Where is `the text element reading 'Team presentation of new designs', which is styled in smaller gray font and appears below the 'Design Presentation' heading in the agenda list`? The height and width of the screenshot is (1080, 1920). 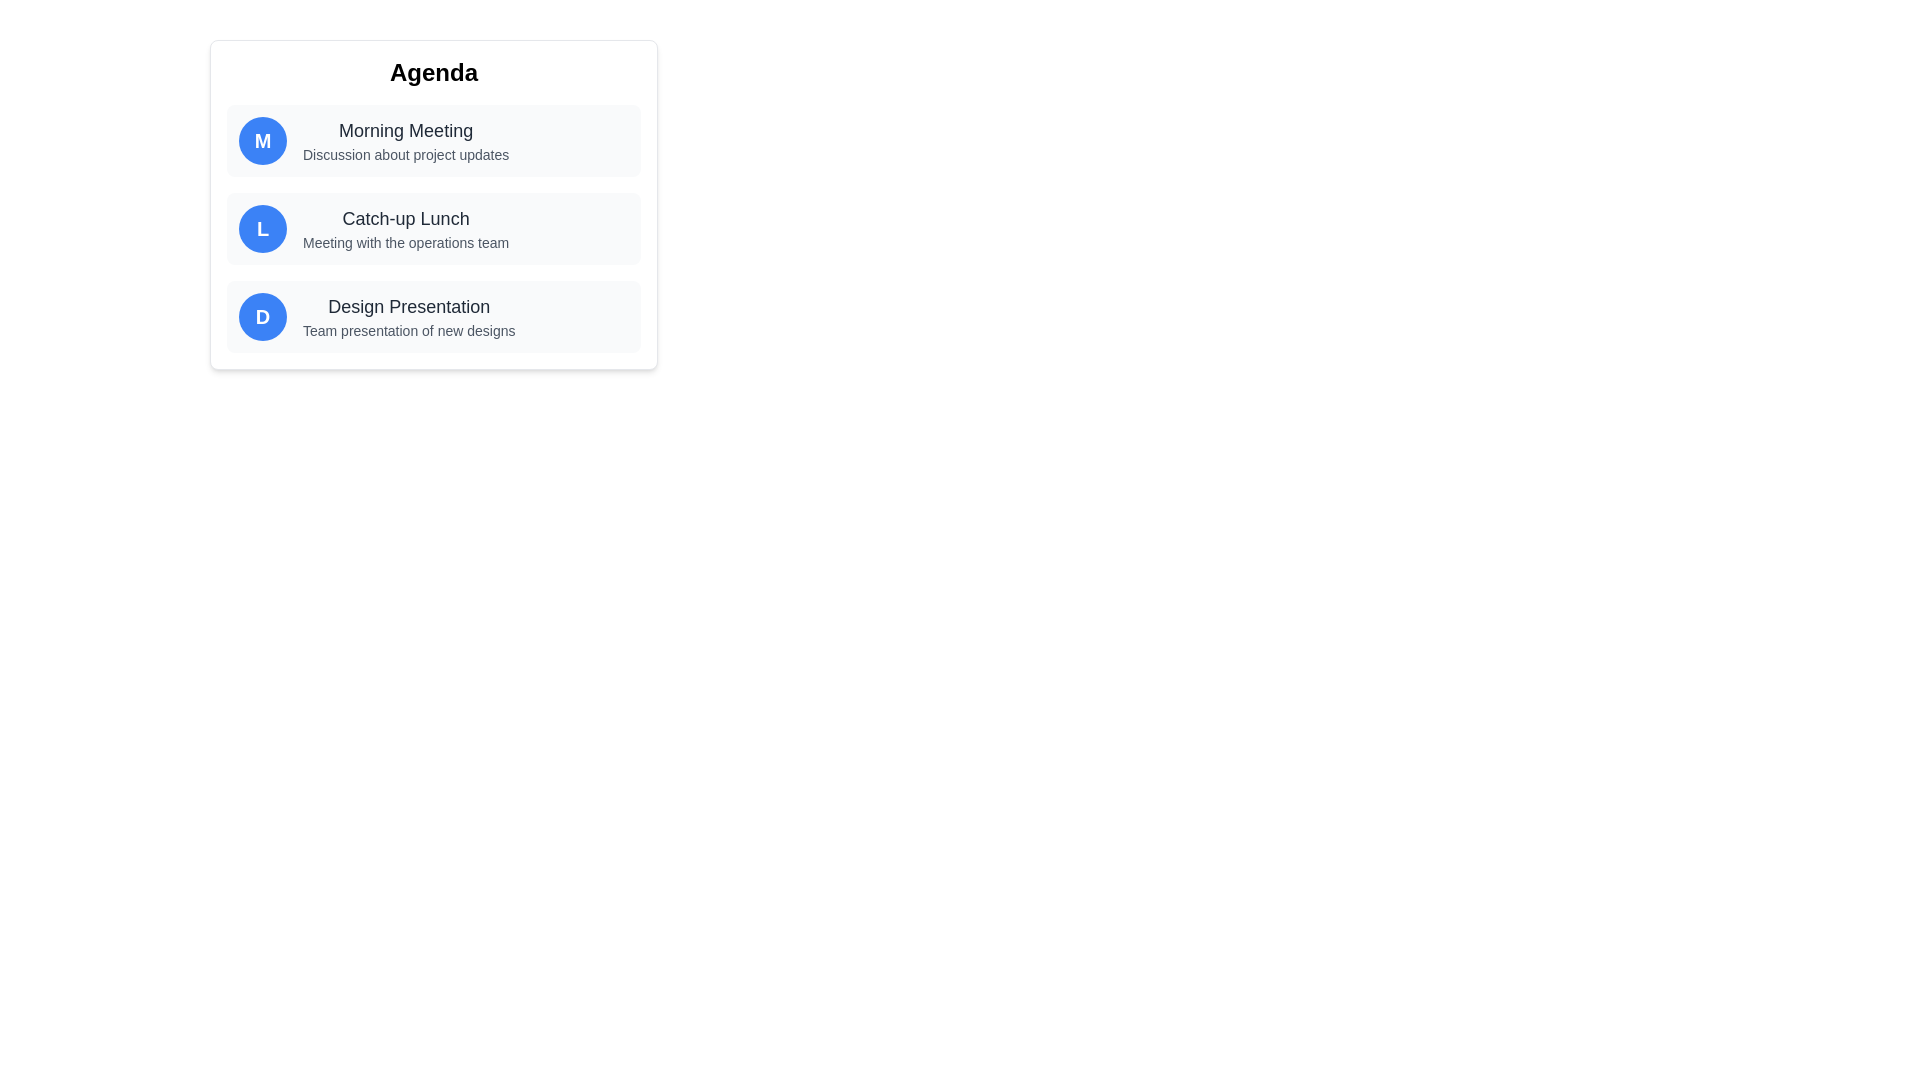
the text element reading 'Team presentation of new designs', which is styled in smaller gray font and appears below the 'Design Presentation' heading in the agenda list is located at coordinates (408, 330).